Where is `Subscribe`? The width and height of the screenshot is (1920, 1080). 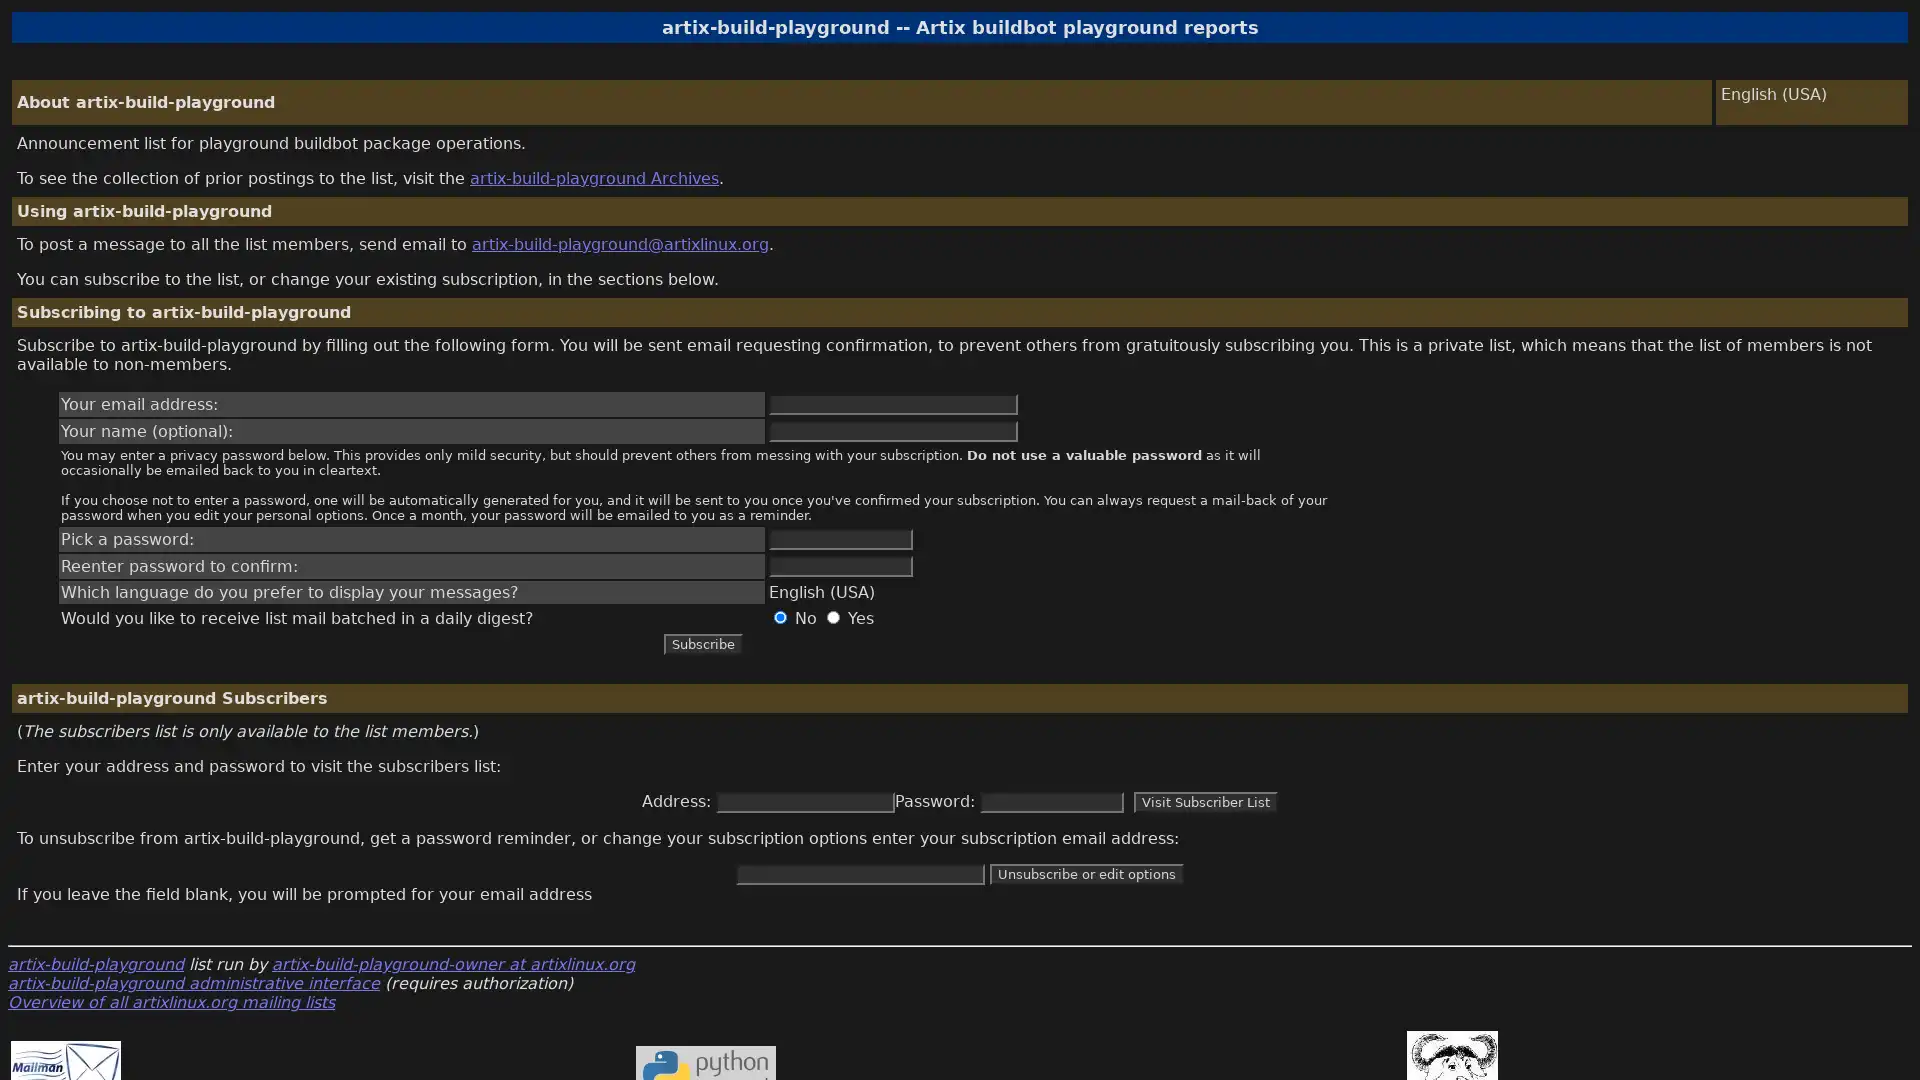
Subscribe is located at coordinates (702, 644).